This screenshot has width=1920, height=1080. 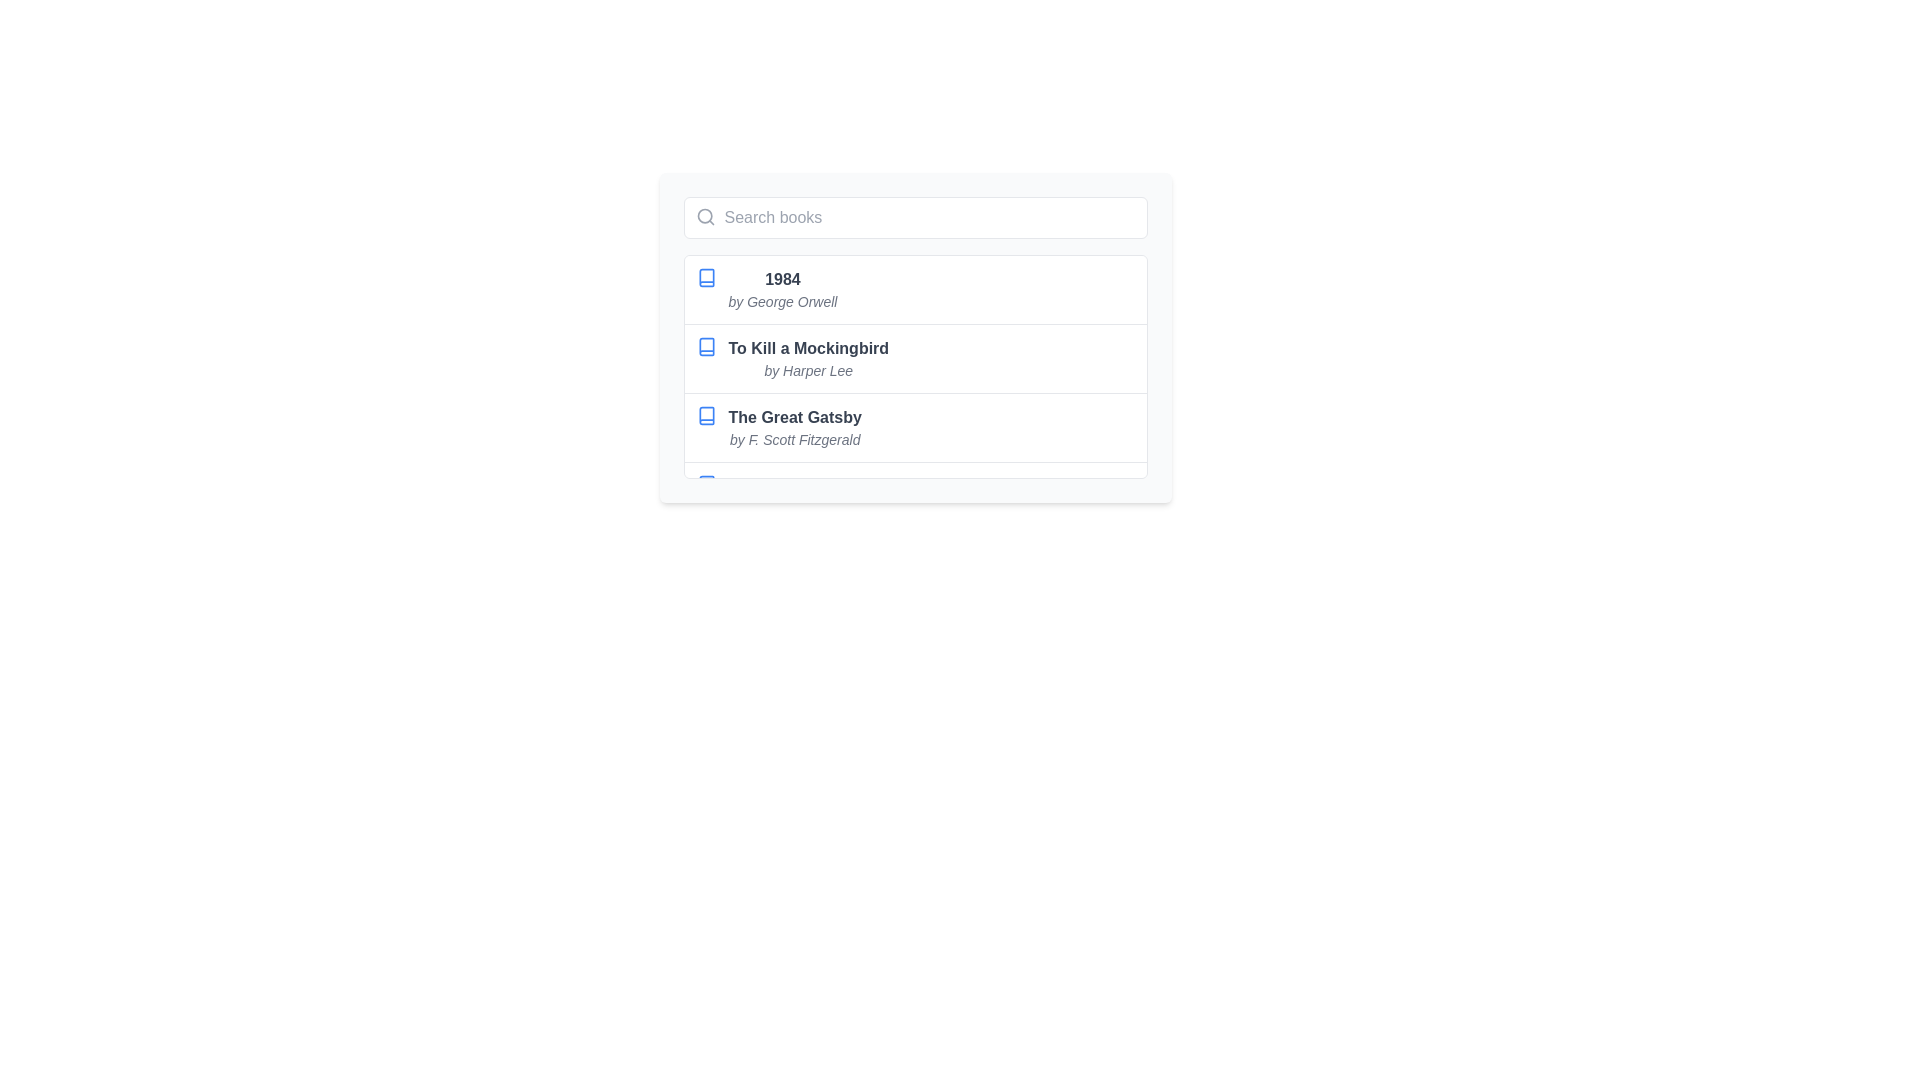 I want to click on the SVG icon representing a book located at the lower left corner of the panel listing books, so click(x=706, y=485).